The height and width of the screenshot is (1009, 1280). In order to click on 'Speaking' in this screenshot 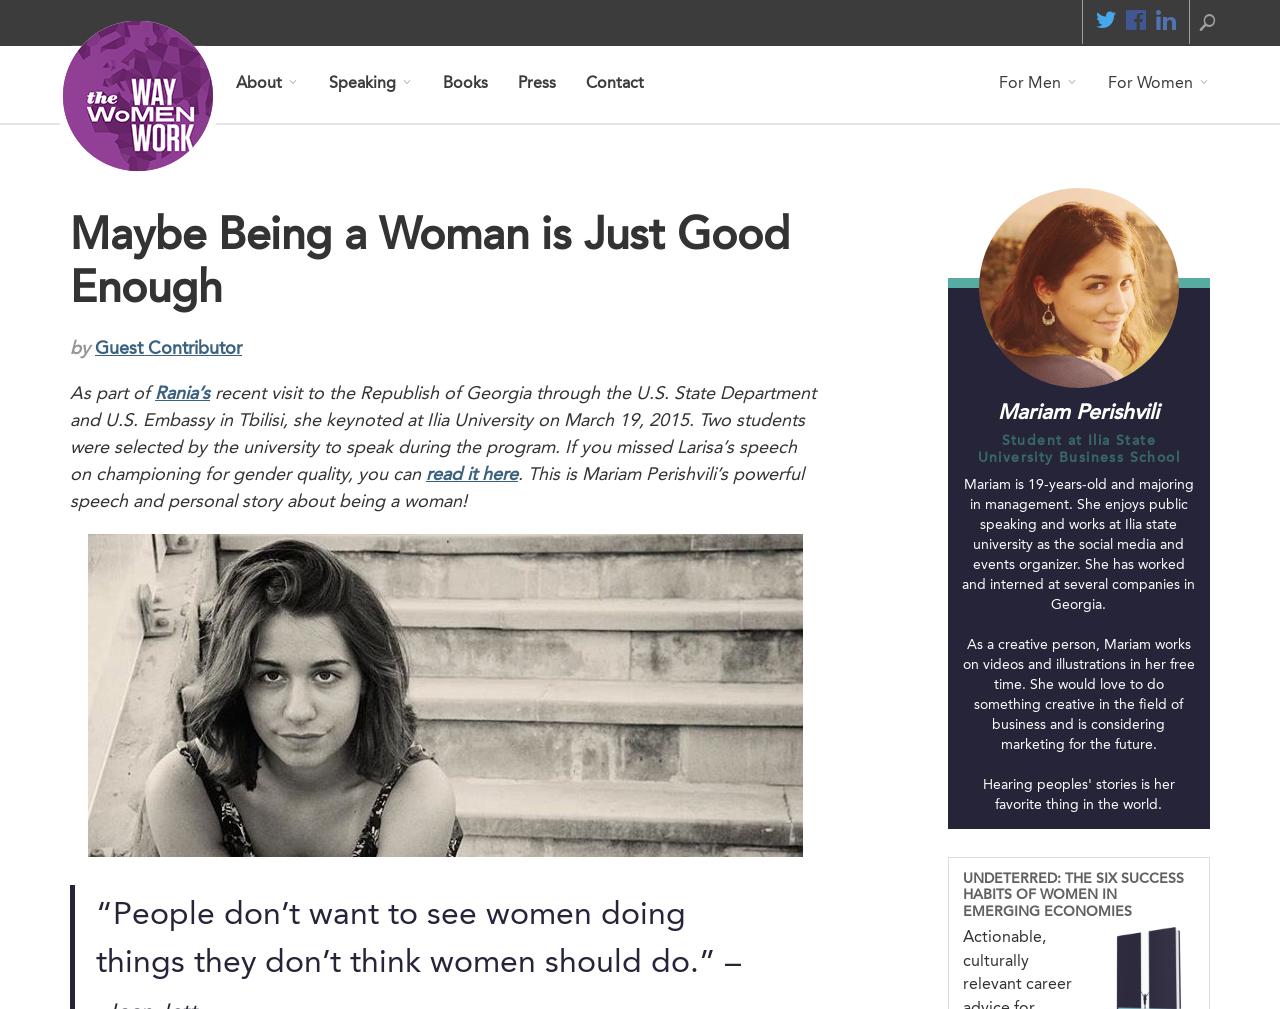, I will do `click(328, 82)`.